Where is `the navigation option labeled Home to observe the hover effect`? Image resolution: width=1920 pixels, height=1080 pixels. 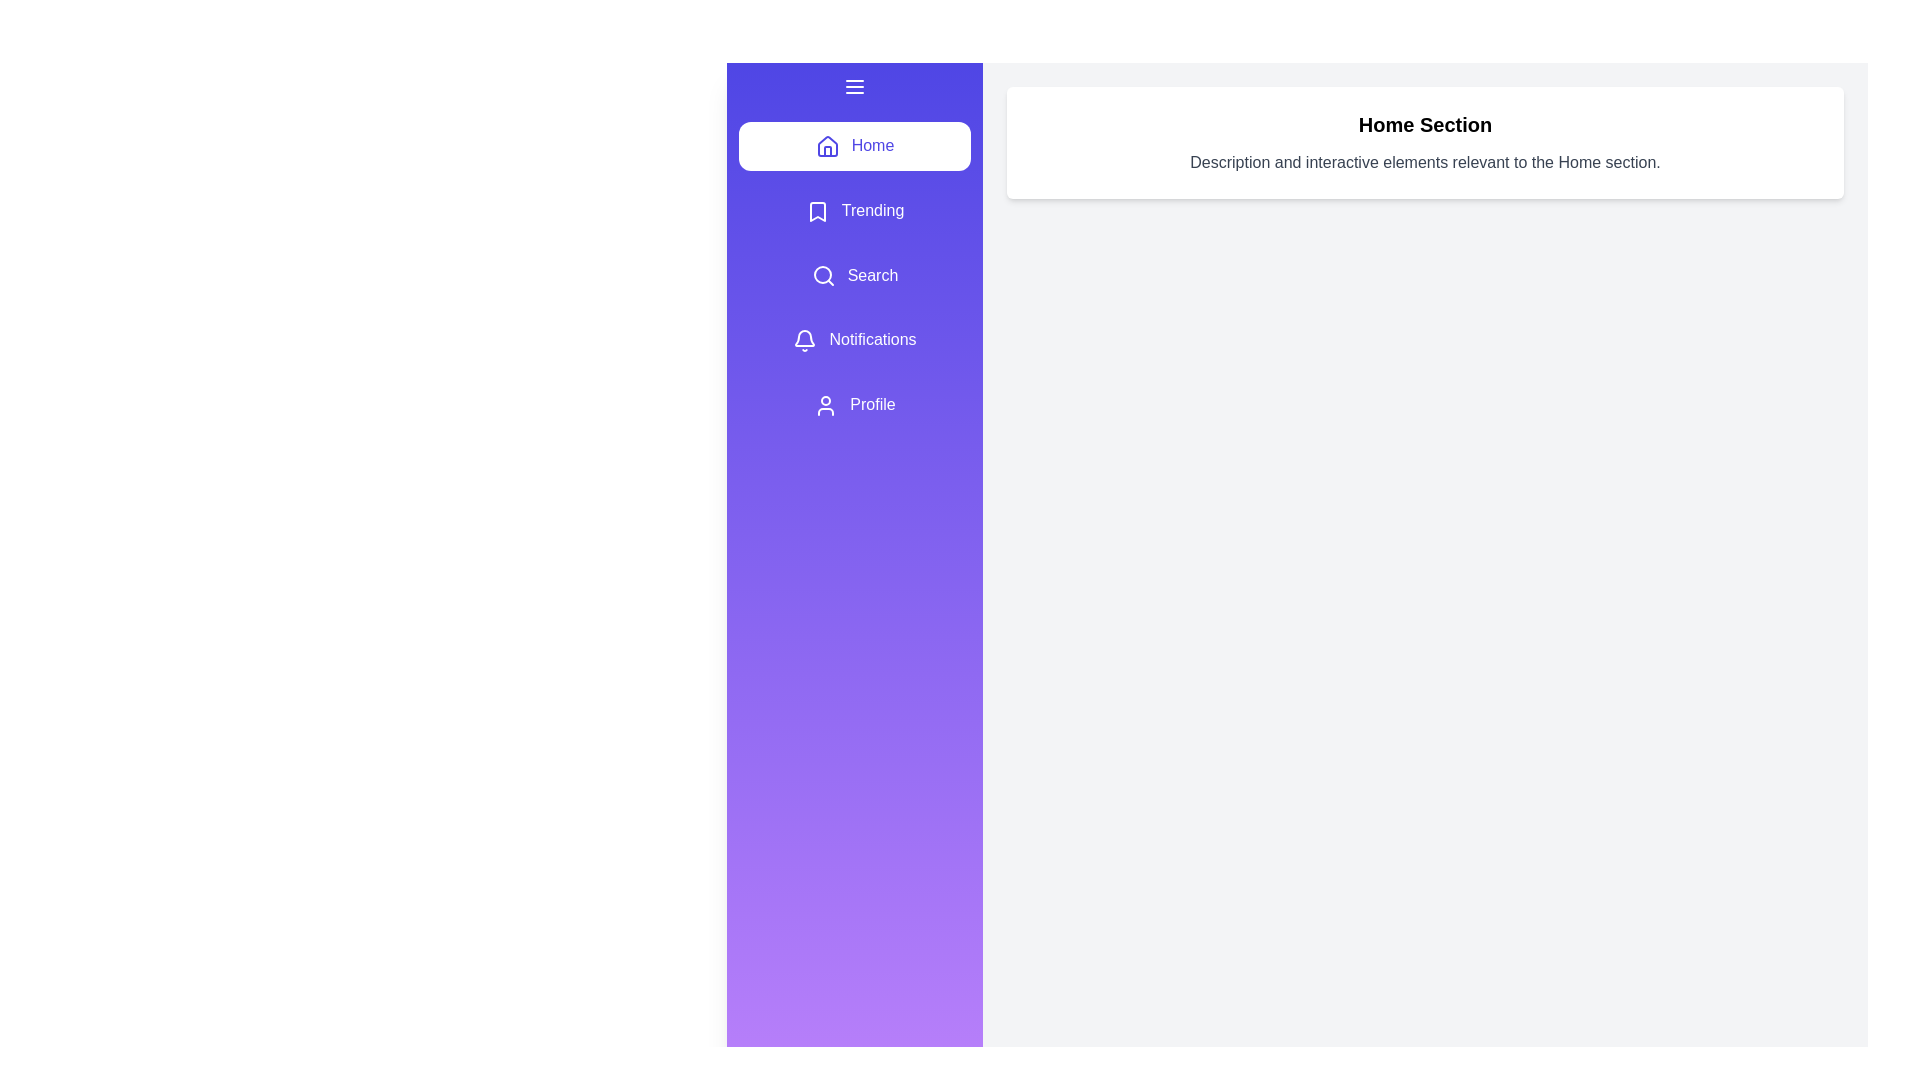
the navigation option labeled Home to observe the hover effect is located at coordinates (854, 145).